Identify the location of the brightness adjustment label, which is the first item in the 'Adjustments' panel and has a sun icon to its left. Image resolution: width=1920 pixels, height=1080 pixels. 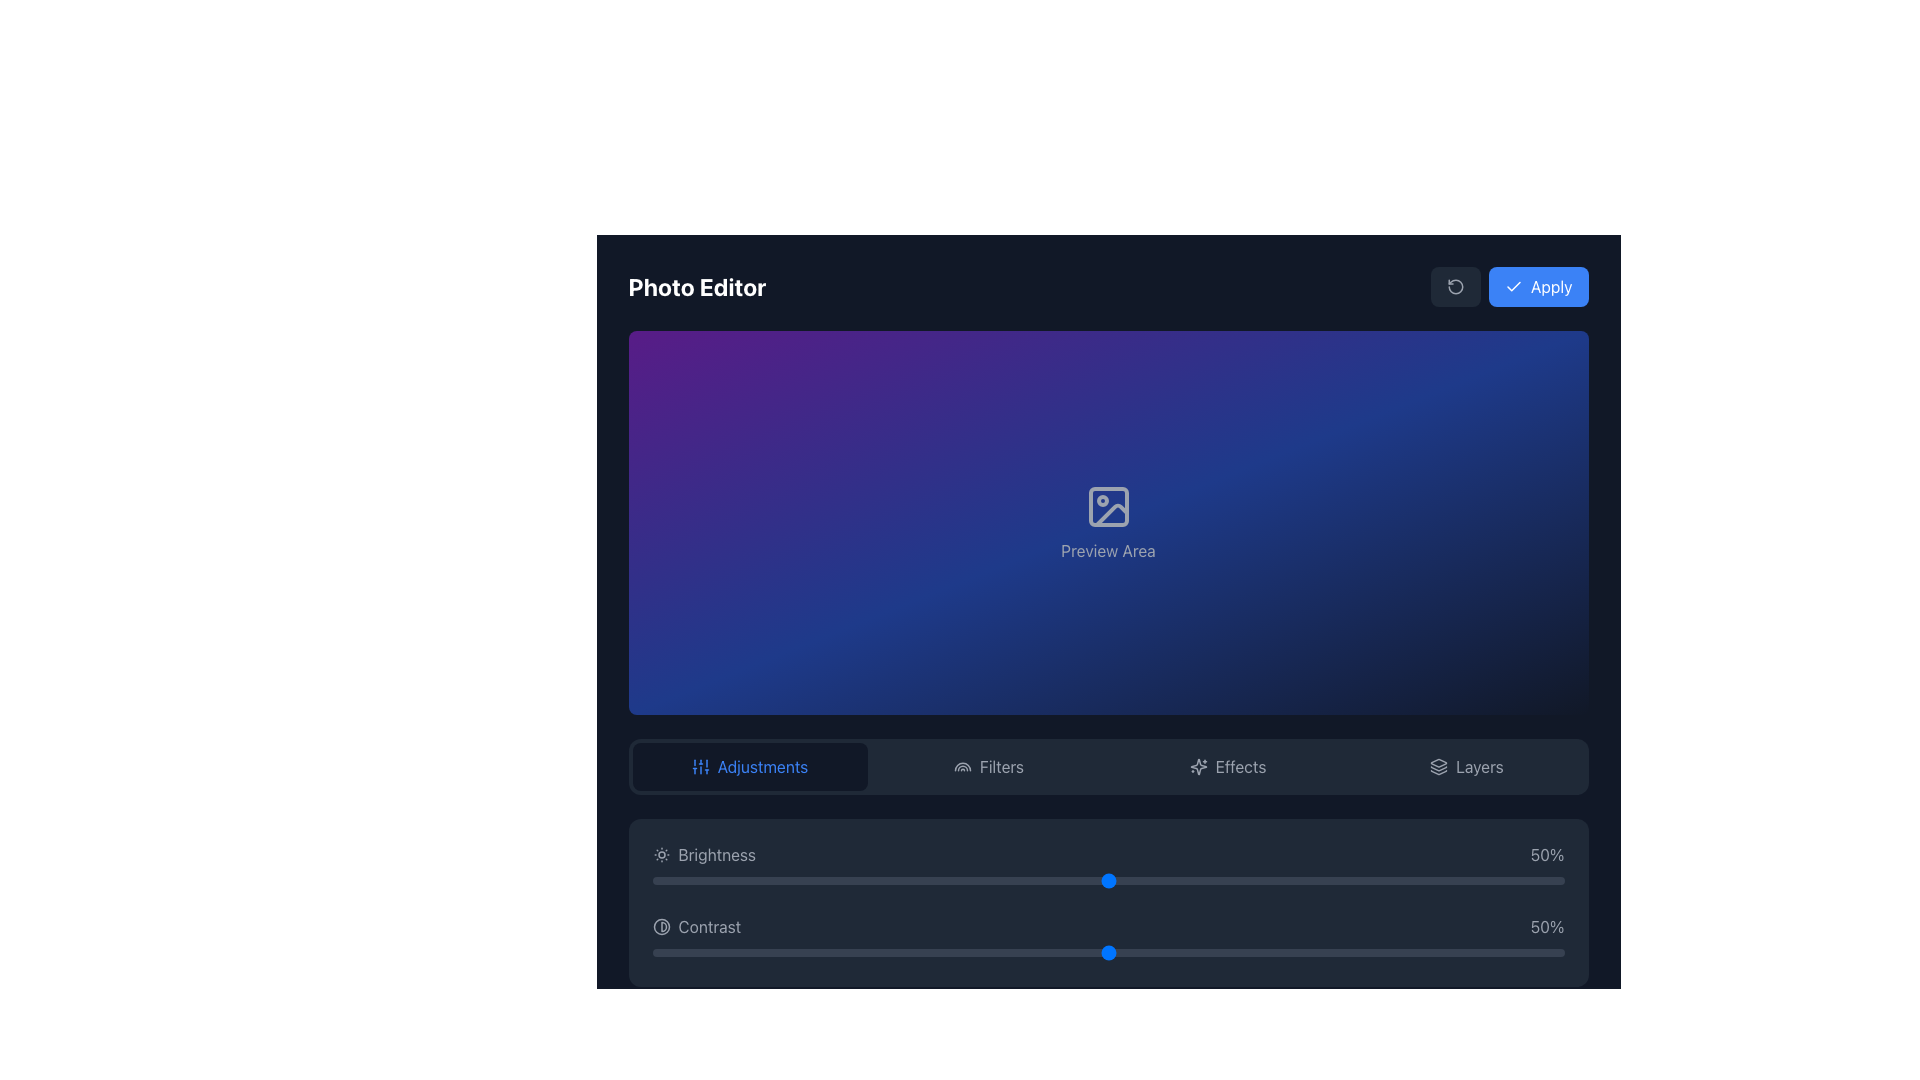
(717, 855).